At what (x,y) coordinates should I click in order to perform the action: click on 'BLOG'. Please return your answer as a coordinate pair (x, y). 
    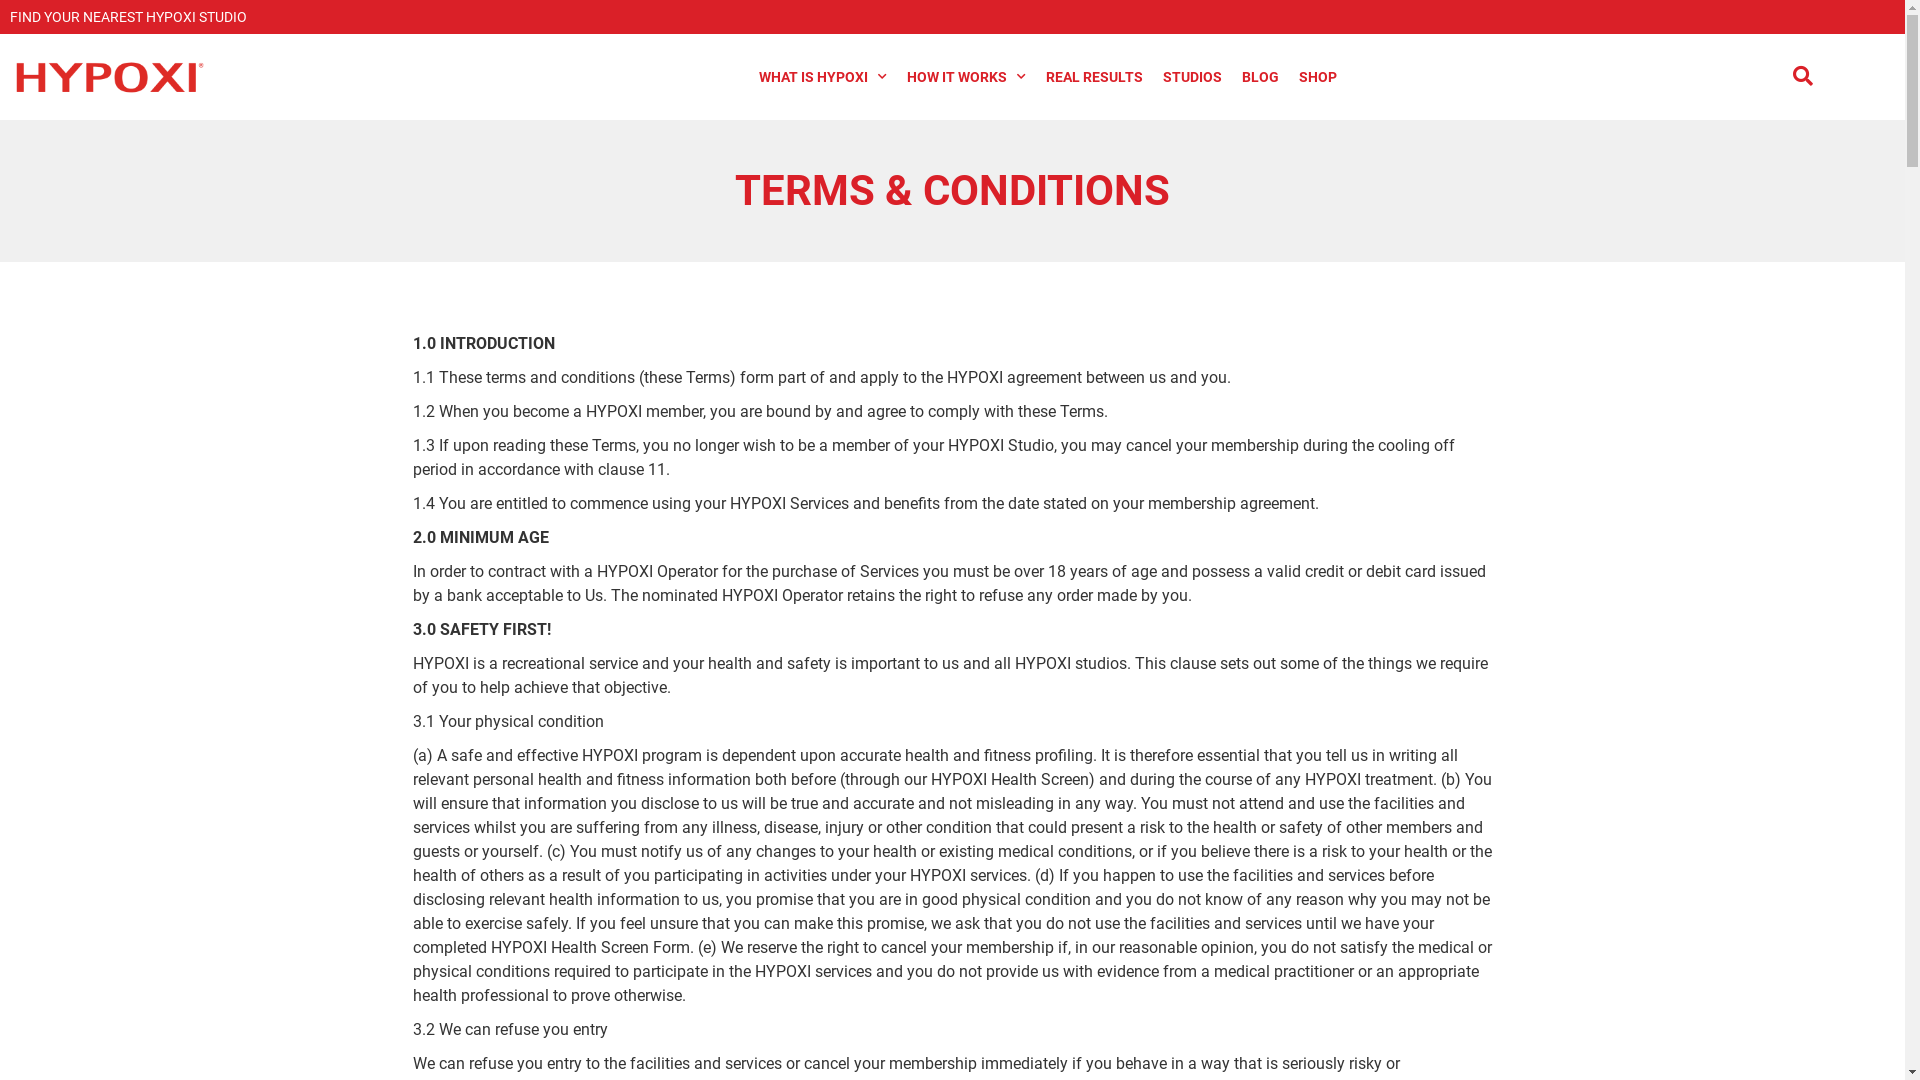
    Looking at the image, I should click on (1259, 76).